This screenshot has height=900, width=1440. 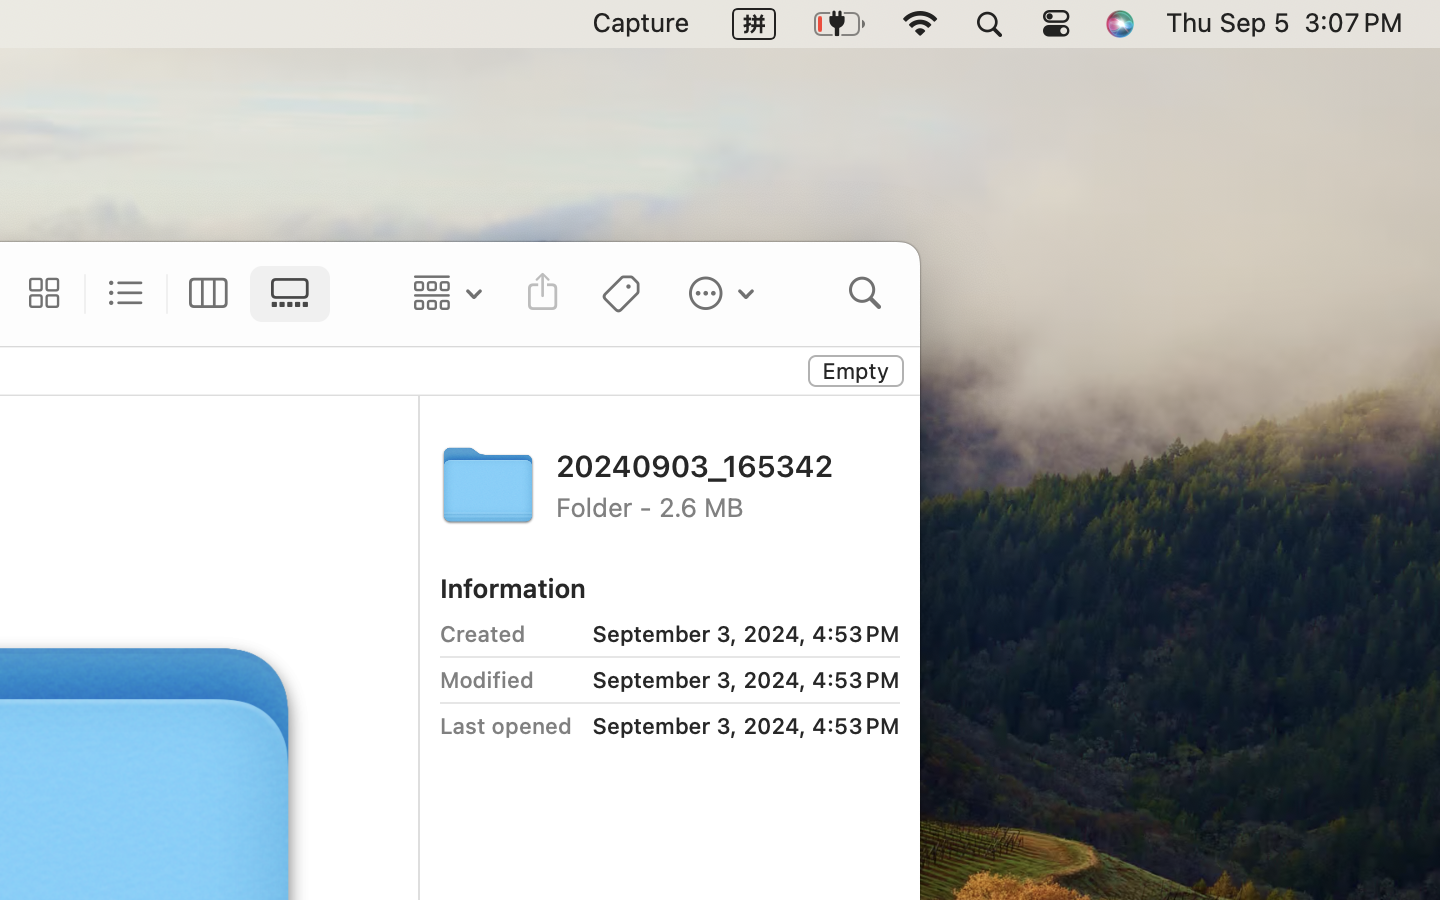 I want to click on '20240903_165342', so click(x=727, y=463).